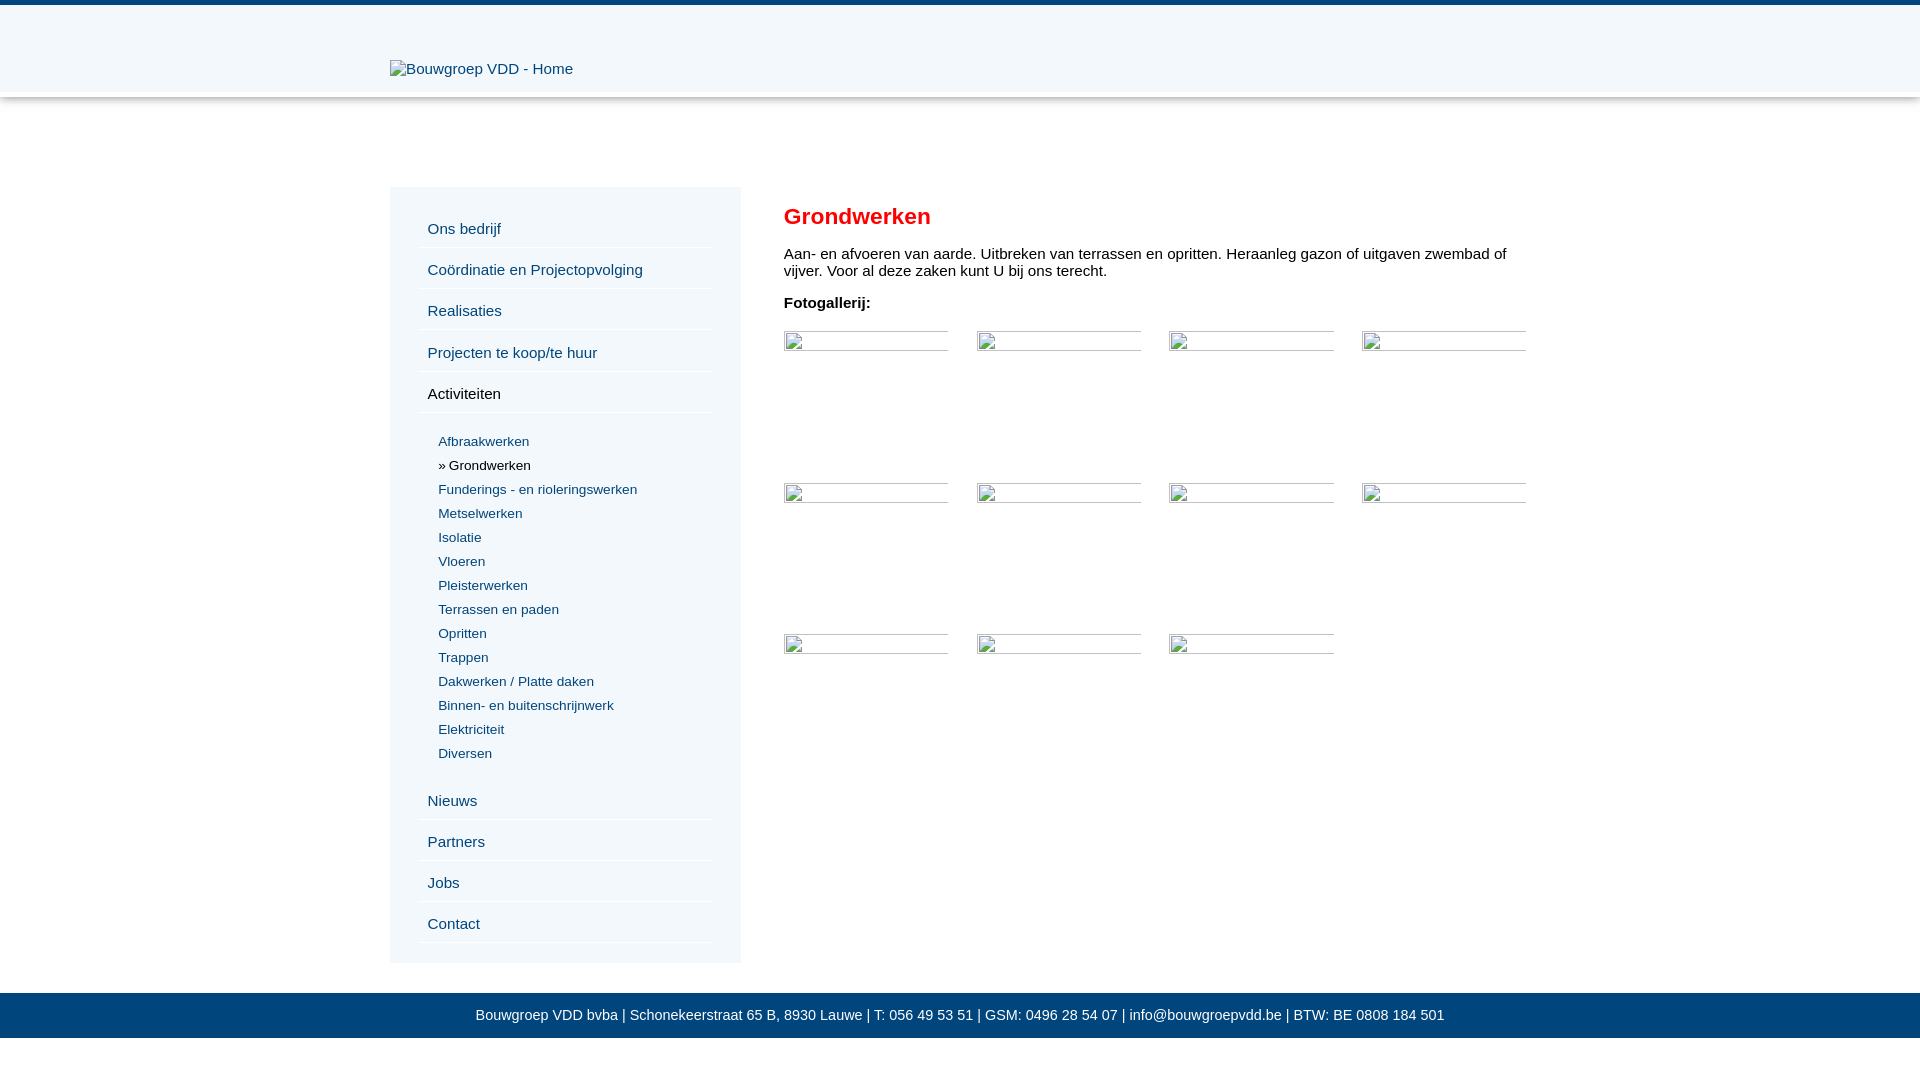 The height and width of the screenshot is (1080, 1920). What do you see at coordinates (1250, 496) in the screenshot?
I see `'Grondwerken'` at bounding box center [1250, 496].